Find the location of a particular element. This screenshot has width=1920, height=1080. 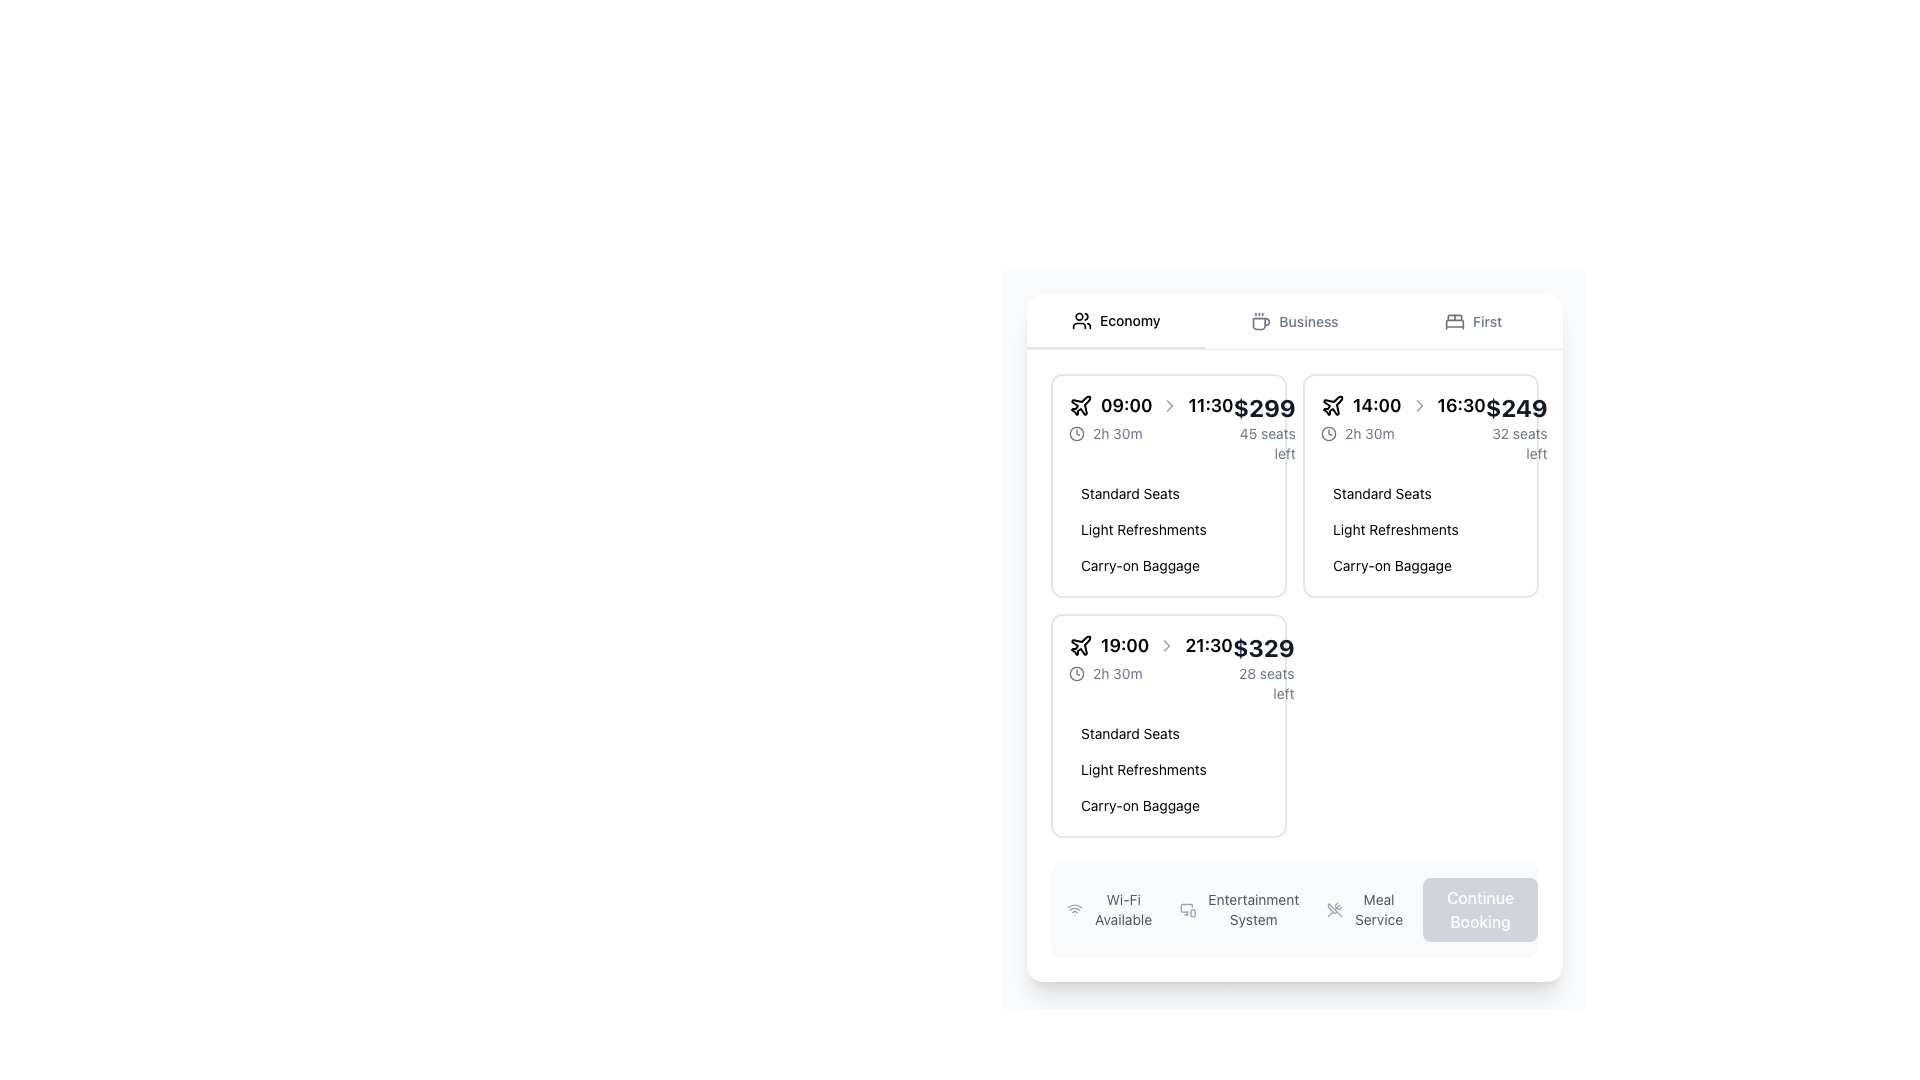

text label indicating seat availability located below the '$299' price text in the top-left ticket option of the ticket selection grid is located at coordinates (1263, 442).